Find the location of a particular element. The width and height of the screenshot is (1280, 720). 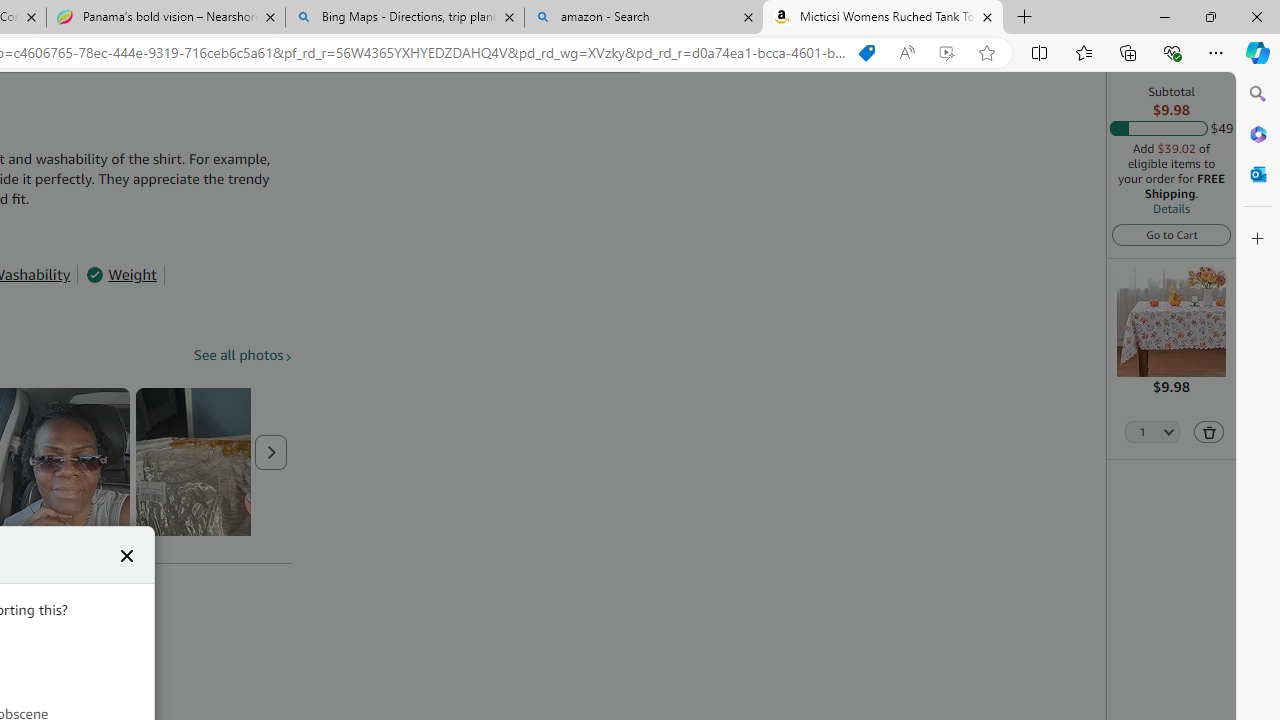

'Shopping in Microsoft Edge' is located at coordinates (867, 52).